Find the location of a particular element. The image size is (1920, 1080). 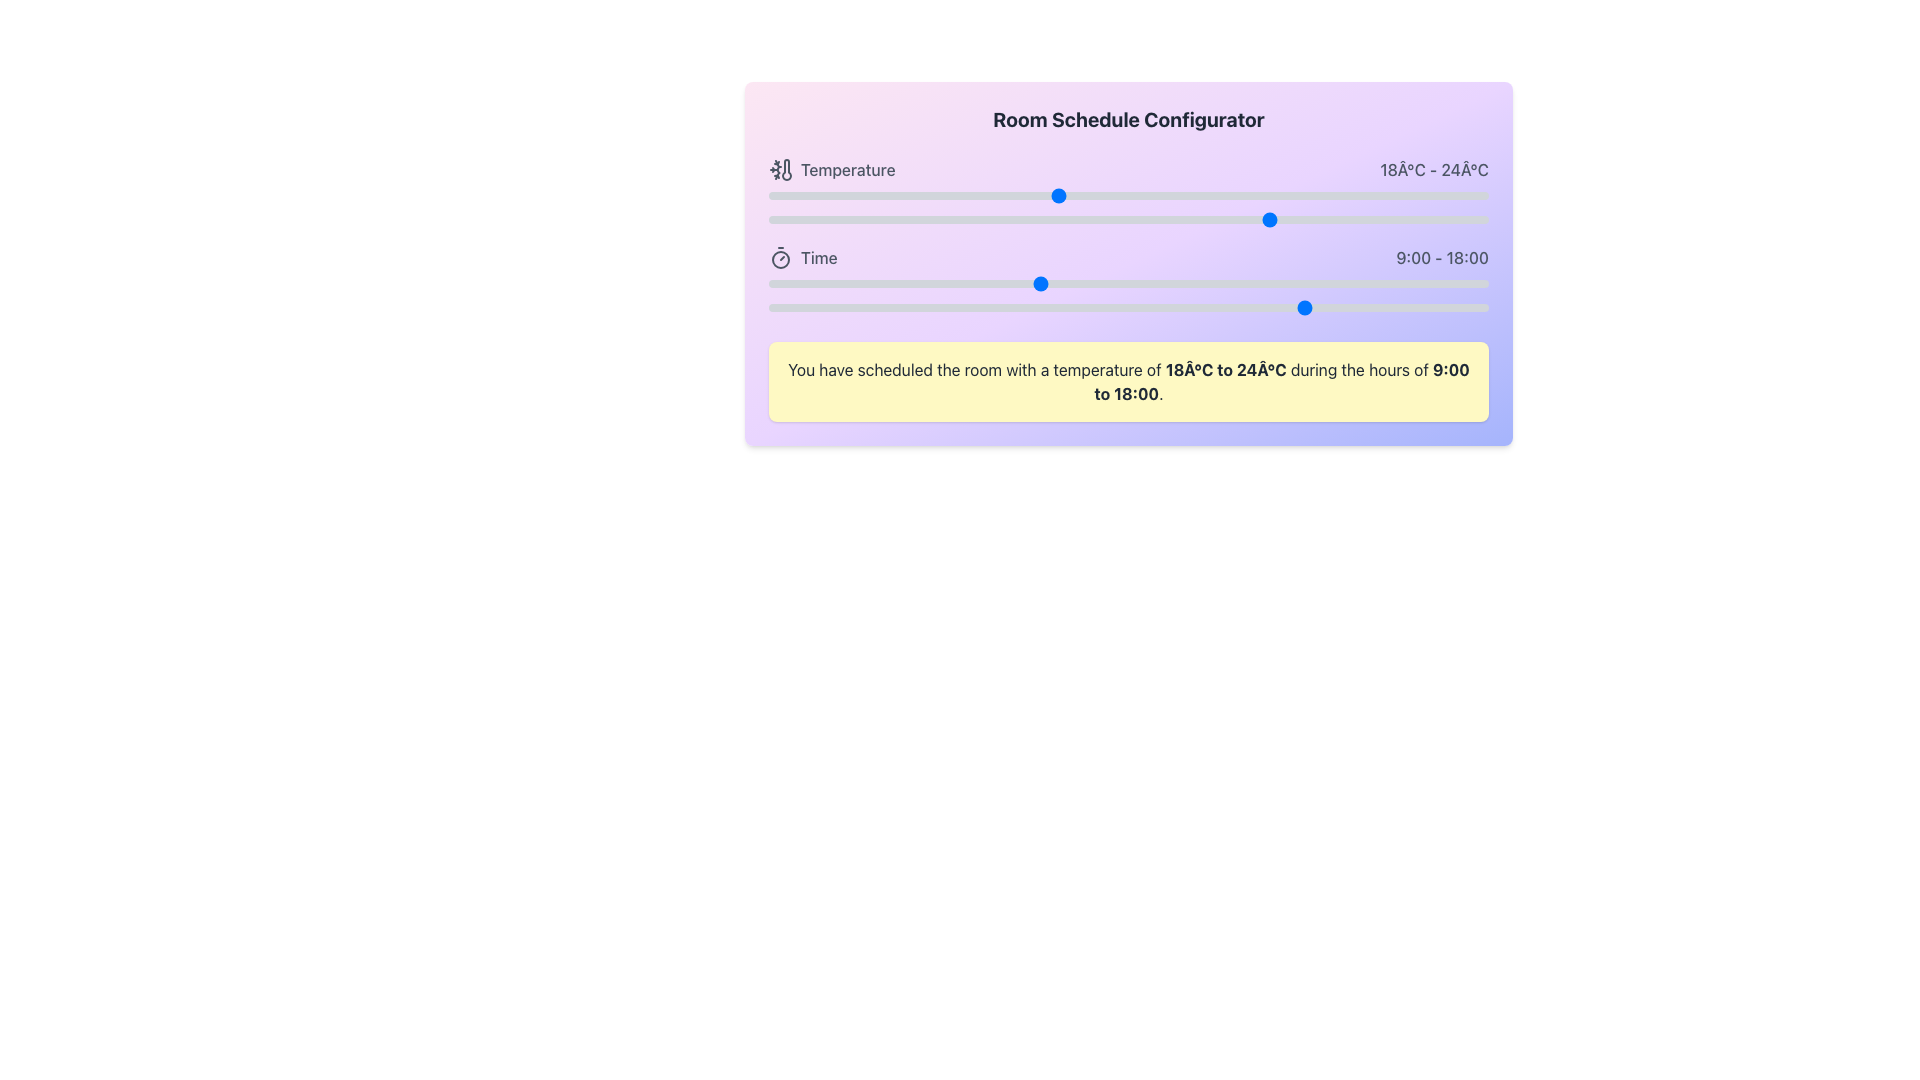

the time is located at coordinates (1038, 284).